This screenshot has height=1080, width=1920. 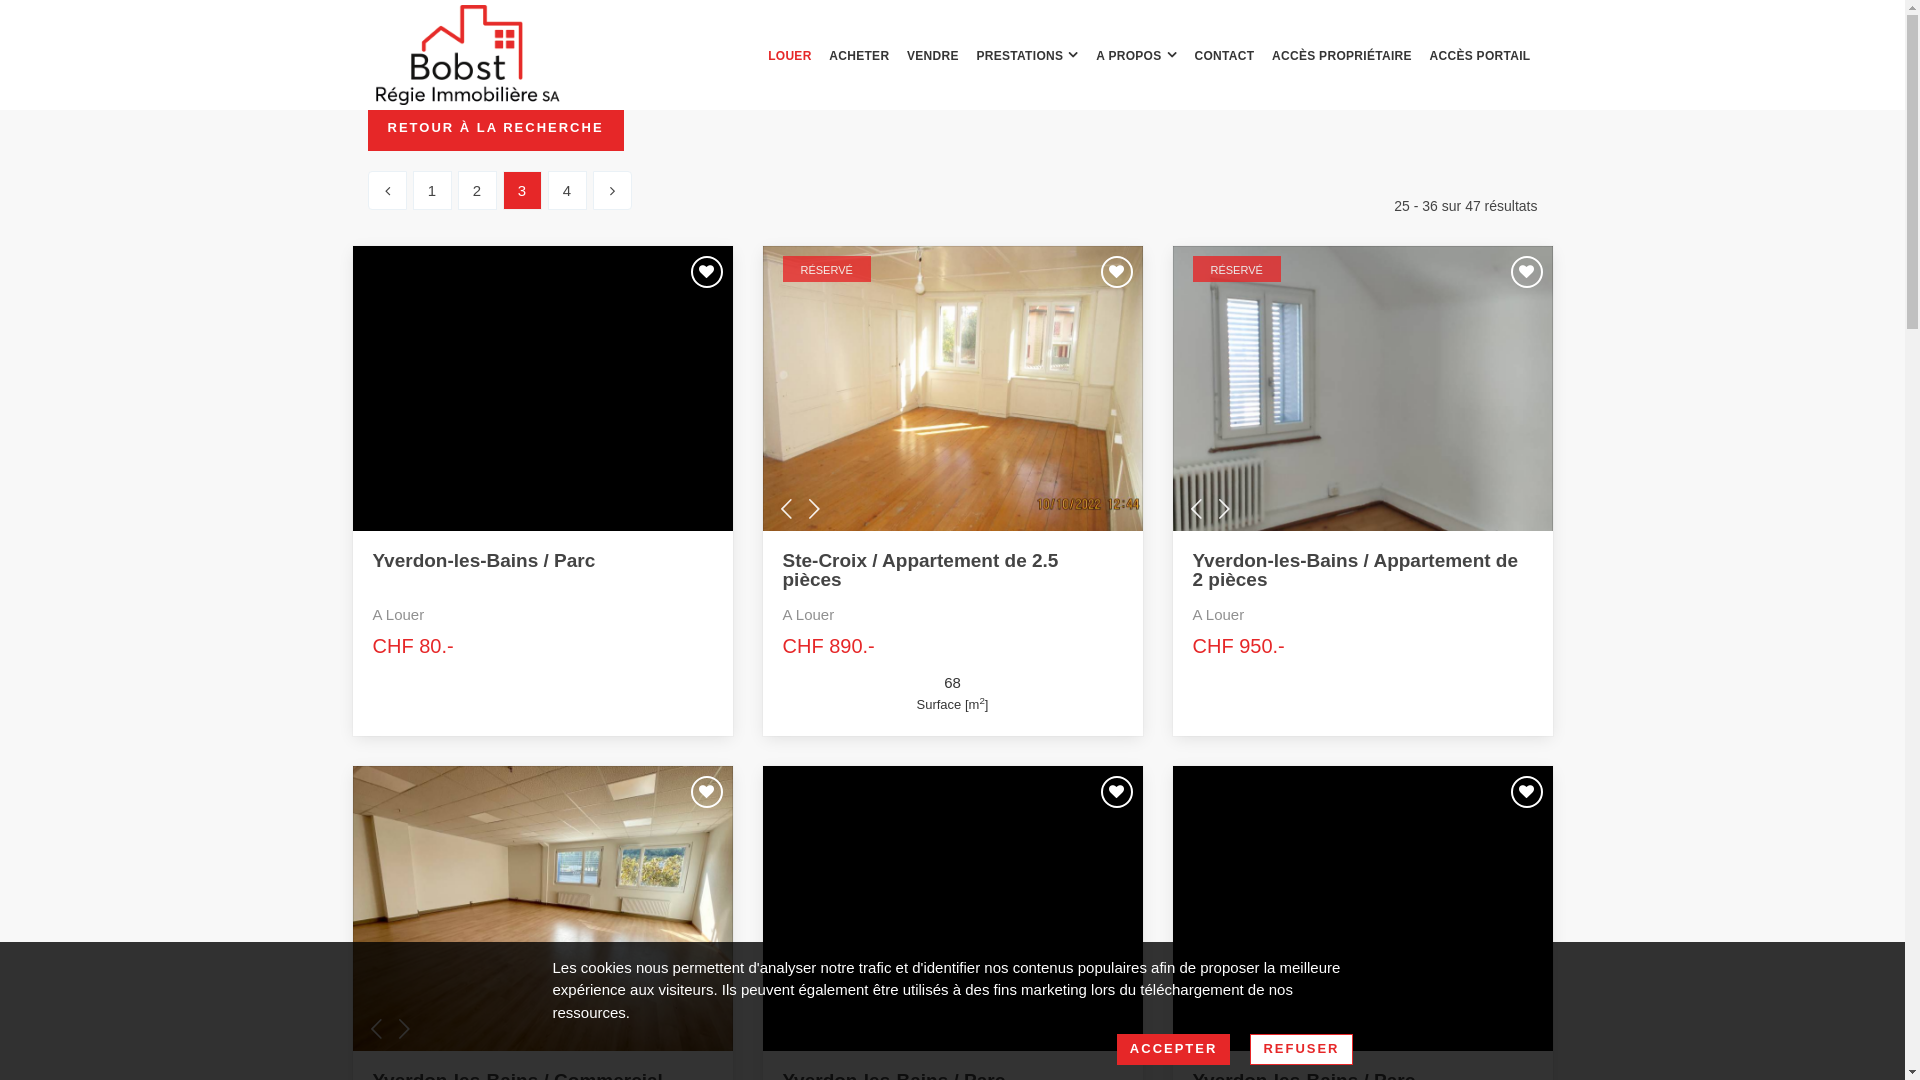 What do you see at coordinates (566, 190) in the screenshot?
I see `'4'` at bounding box center [566, 190].